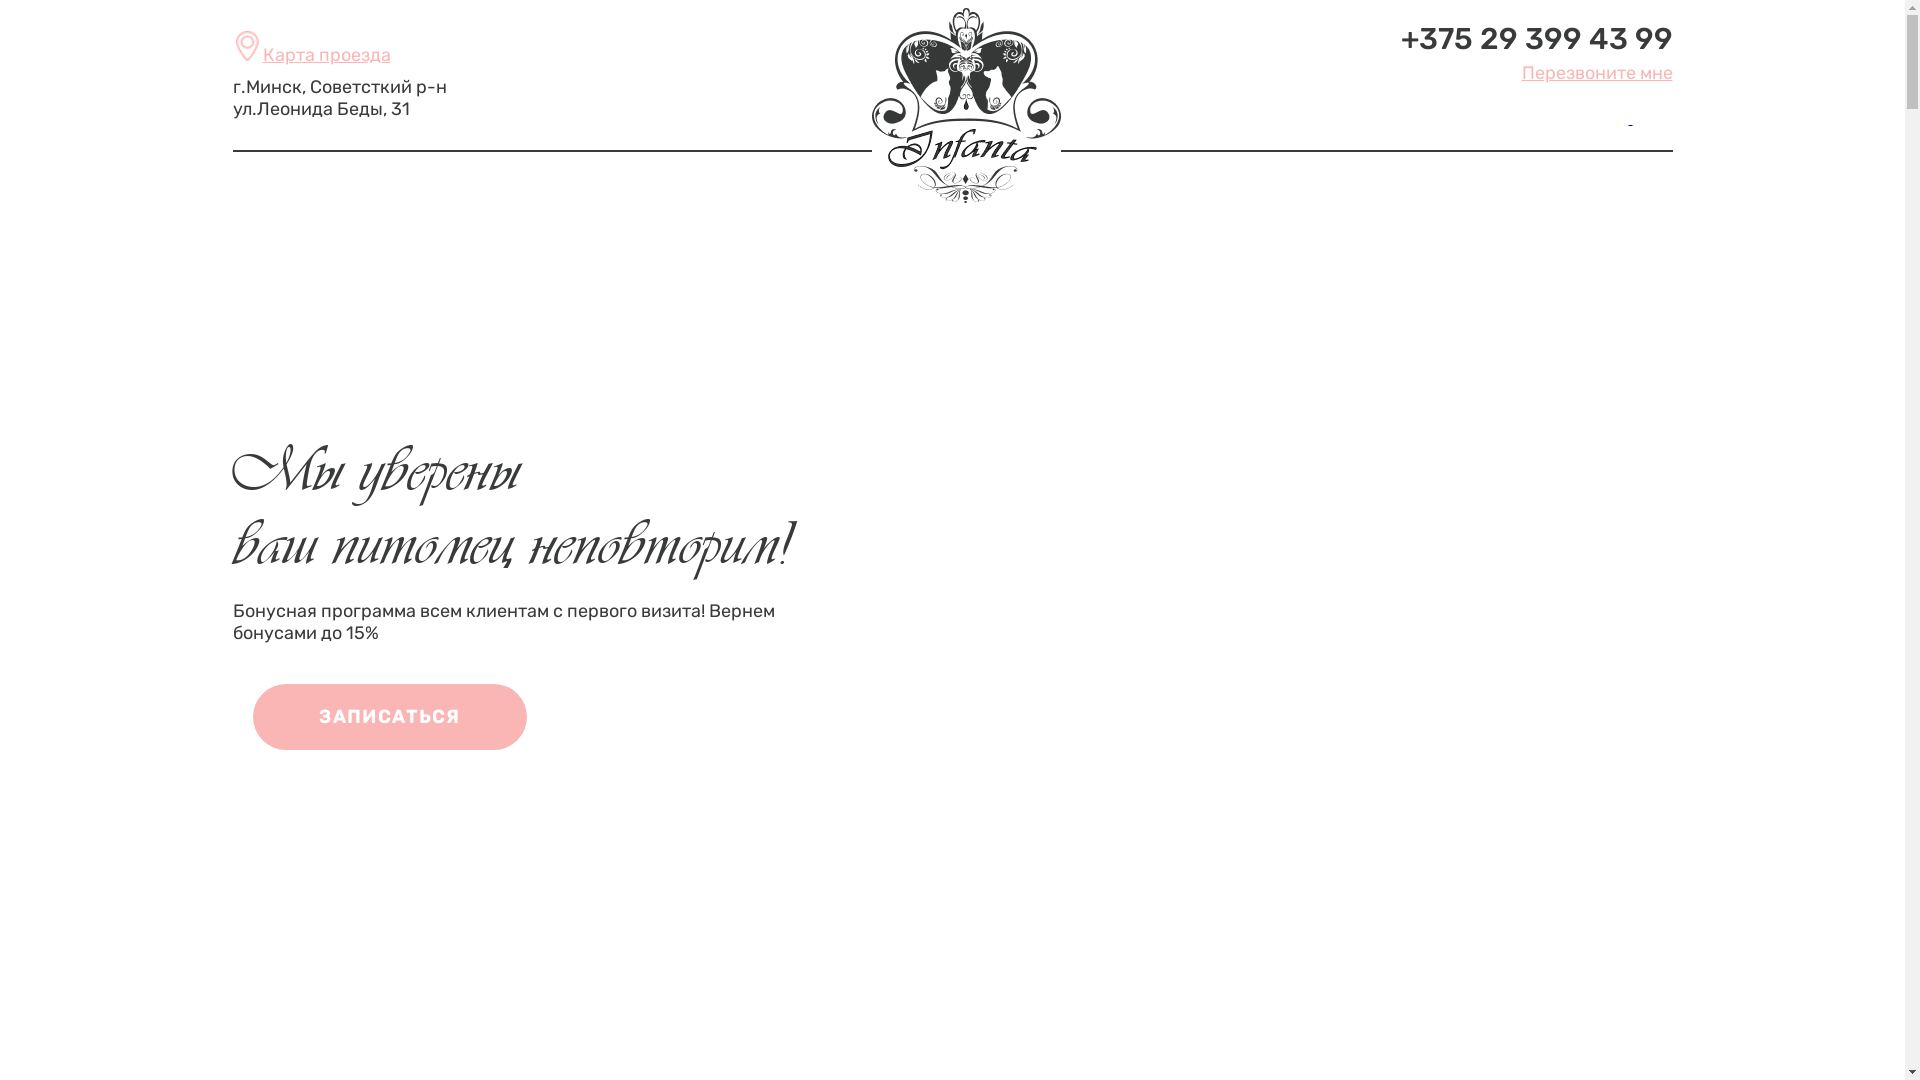 The image size is (1920, 1080). Describe the element at coordinates (1535, 38) in the screenshot. I see `'+375 29 399 43 99'` at that location.